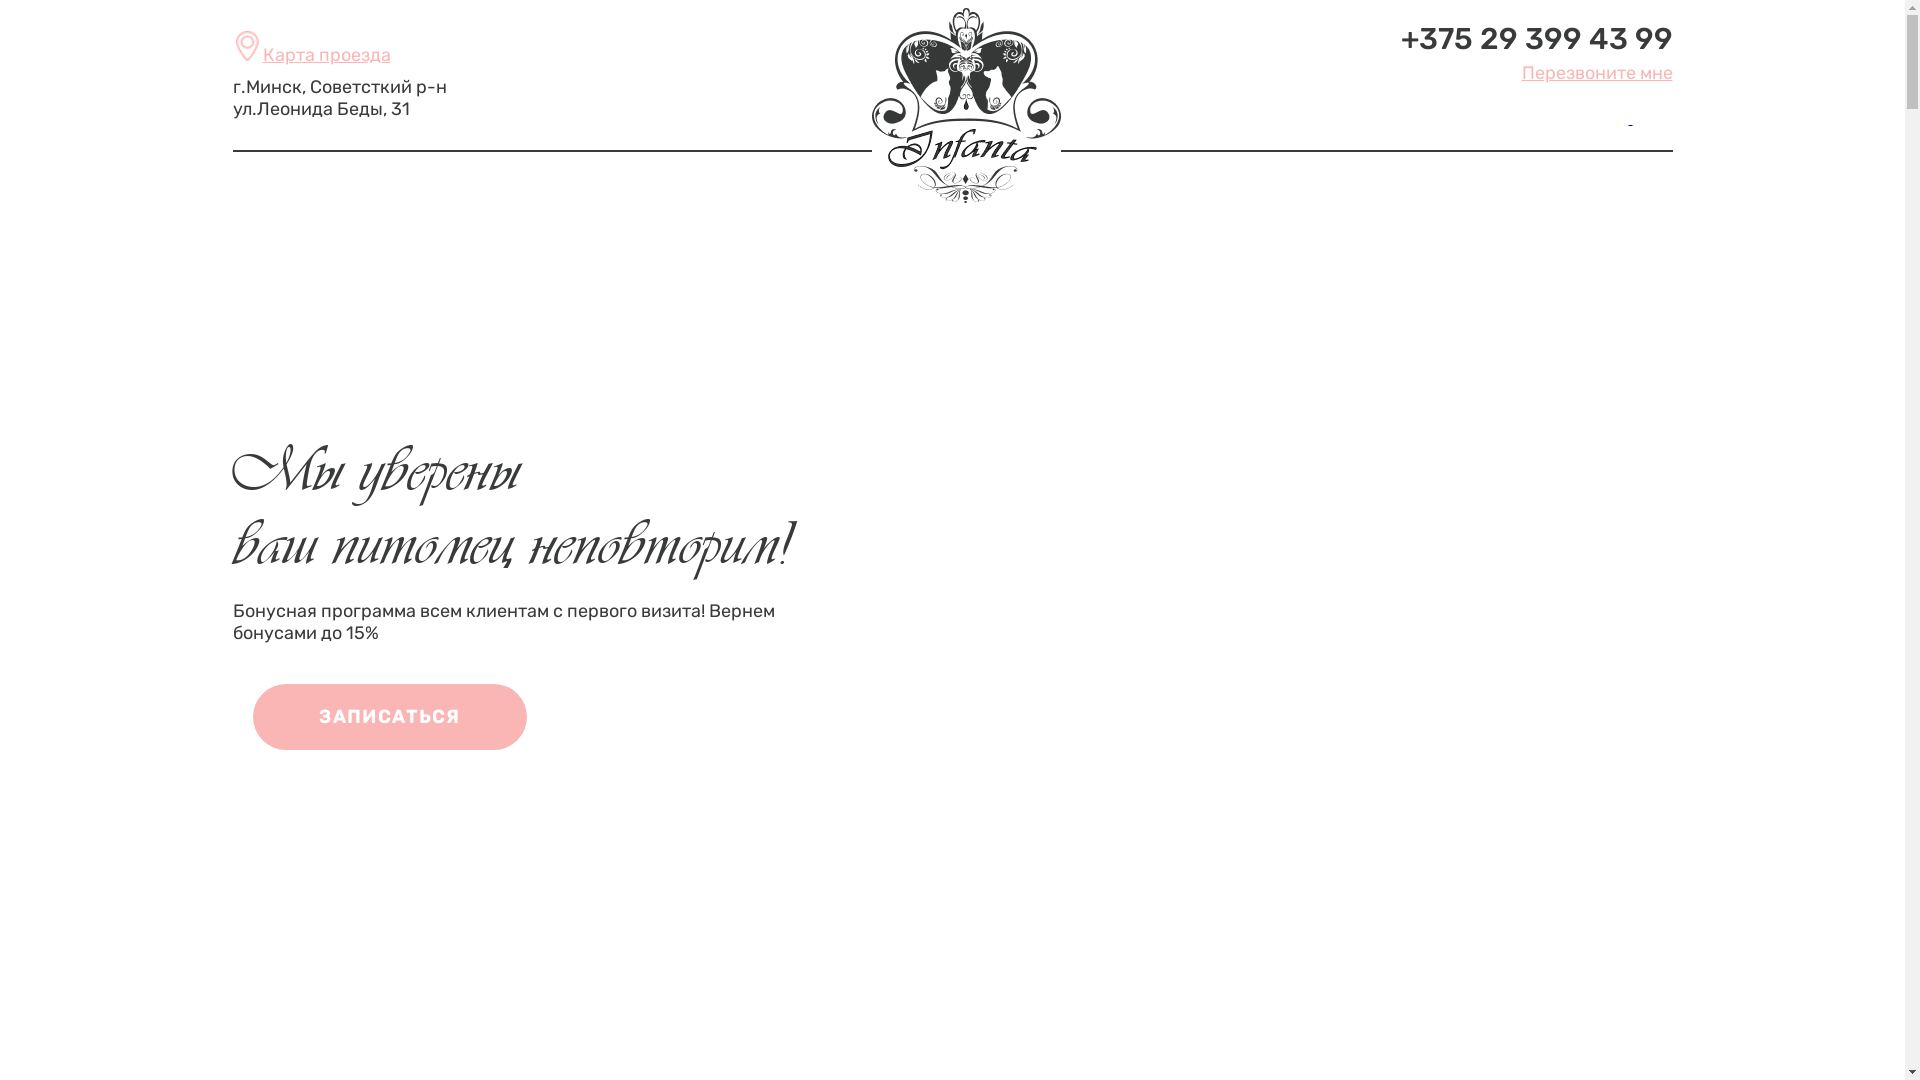 The image size is (1920, 1080). Describe the element at coordinates (1535, 38) in the screenshot. I see `'+375 29 399 43 99'` at that location.